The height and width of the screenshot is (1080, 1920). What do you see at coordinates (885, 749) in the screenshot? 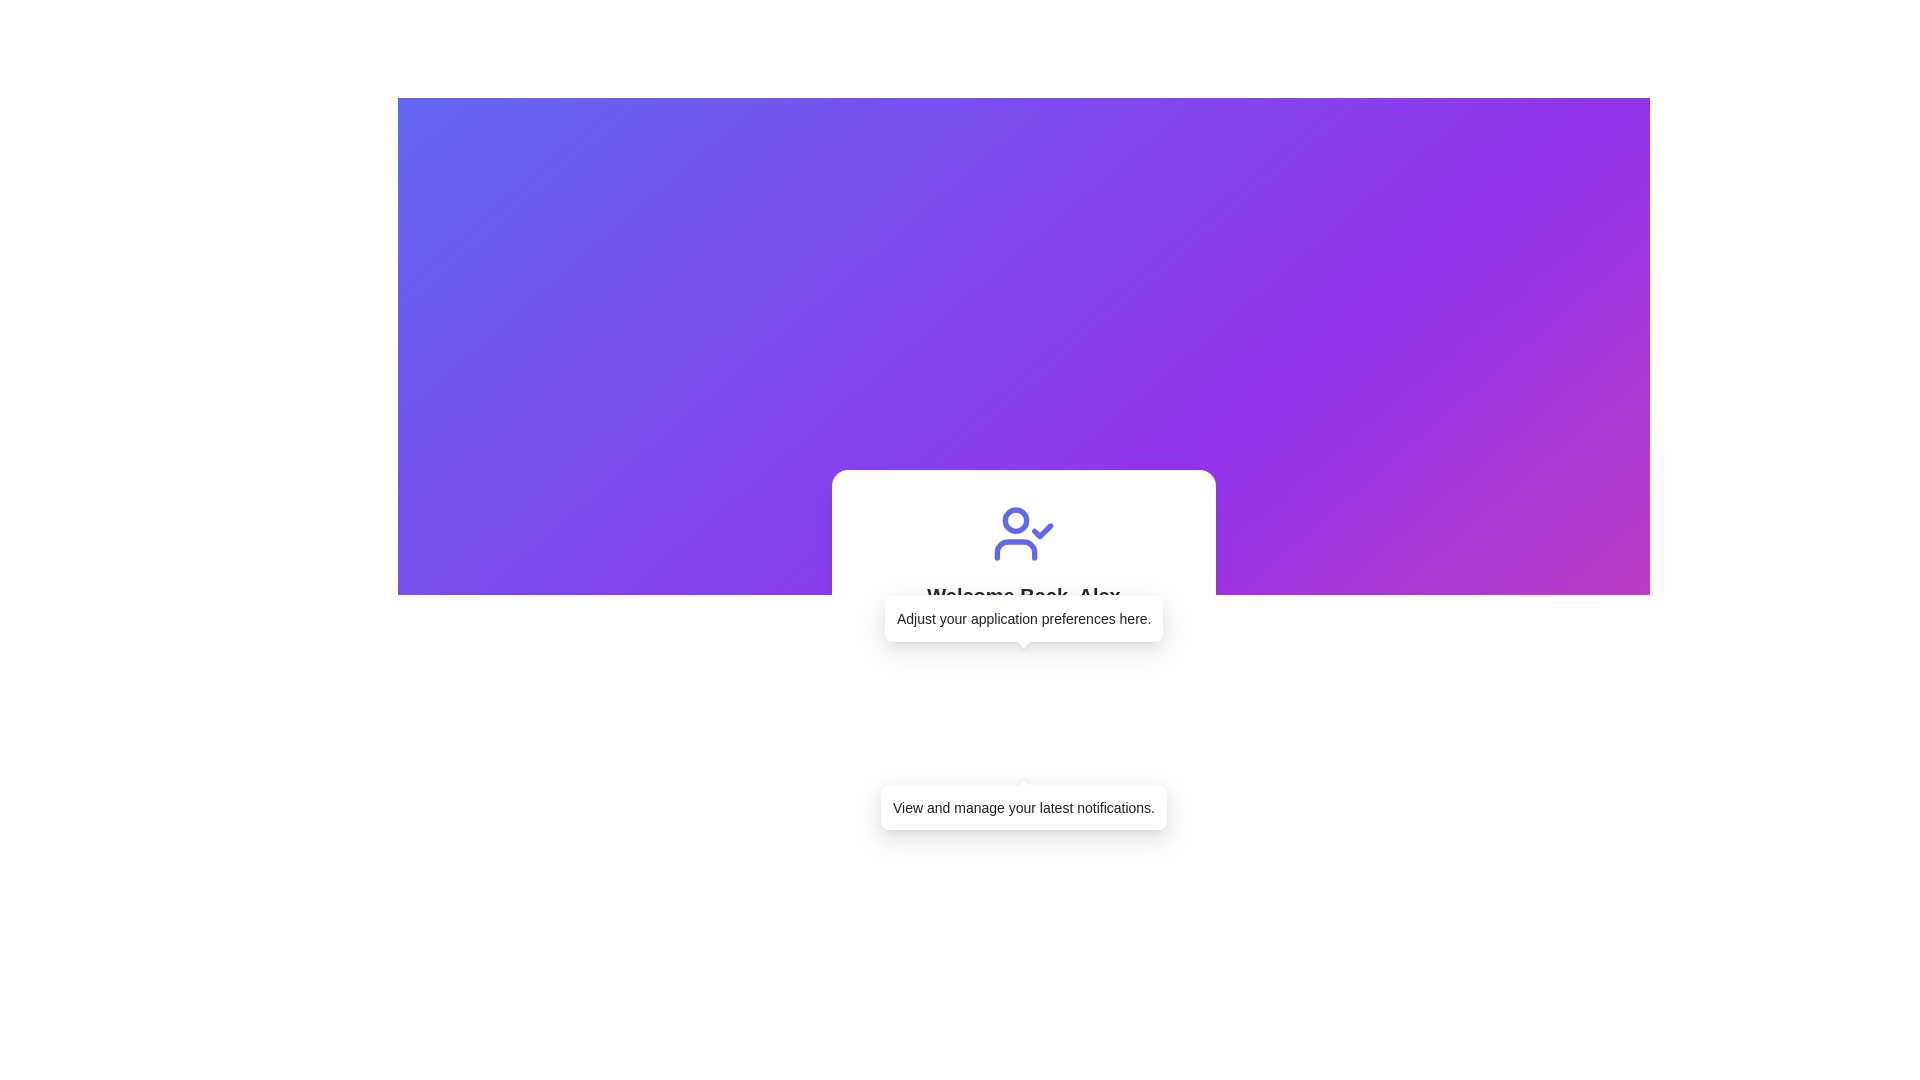
I see `the notifications text adjacent to the bell icon, which represents the notification feature` at bounding box center [885, 749].